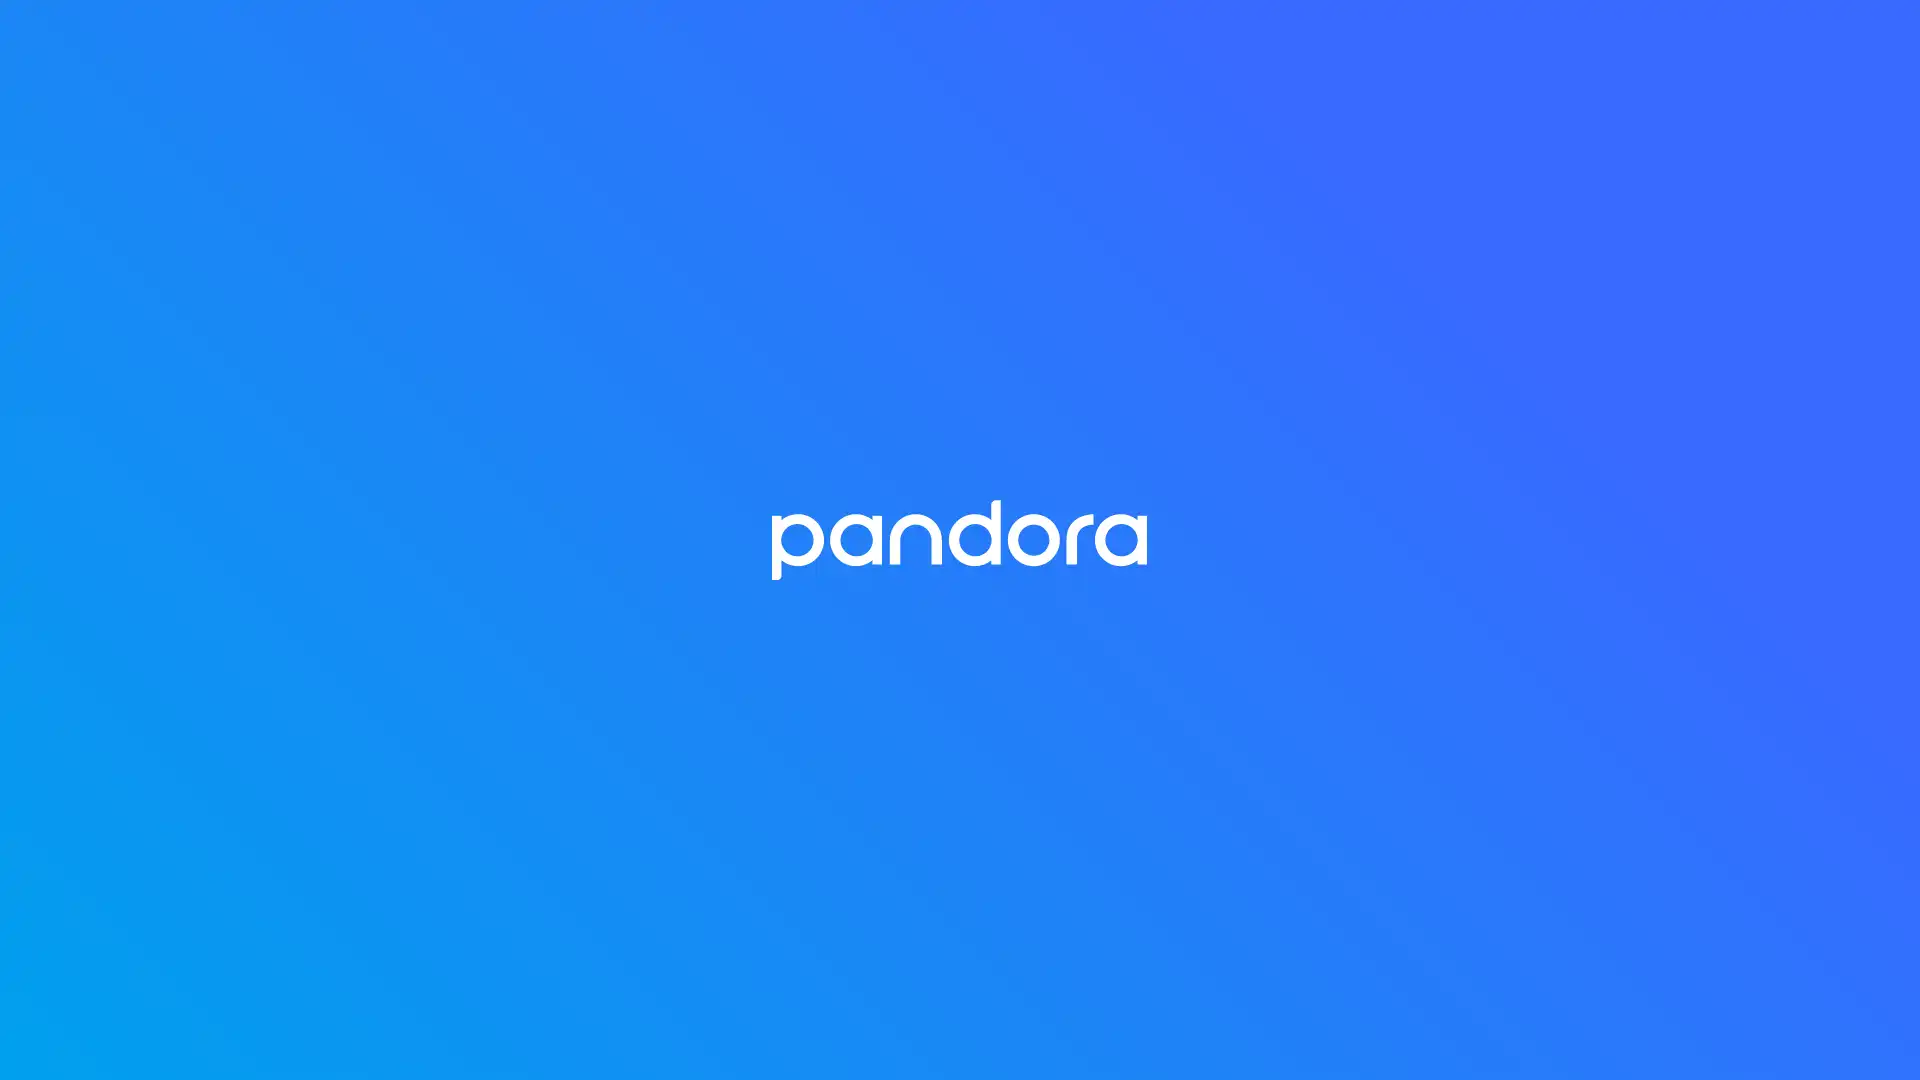 This screenshot has height=1080, width=1920. I want to click on Play Podcast, so click(469, 651).